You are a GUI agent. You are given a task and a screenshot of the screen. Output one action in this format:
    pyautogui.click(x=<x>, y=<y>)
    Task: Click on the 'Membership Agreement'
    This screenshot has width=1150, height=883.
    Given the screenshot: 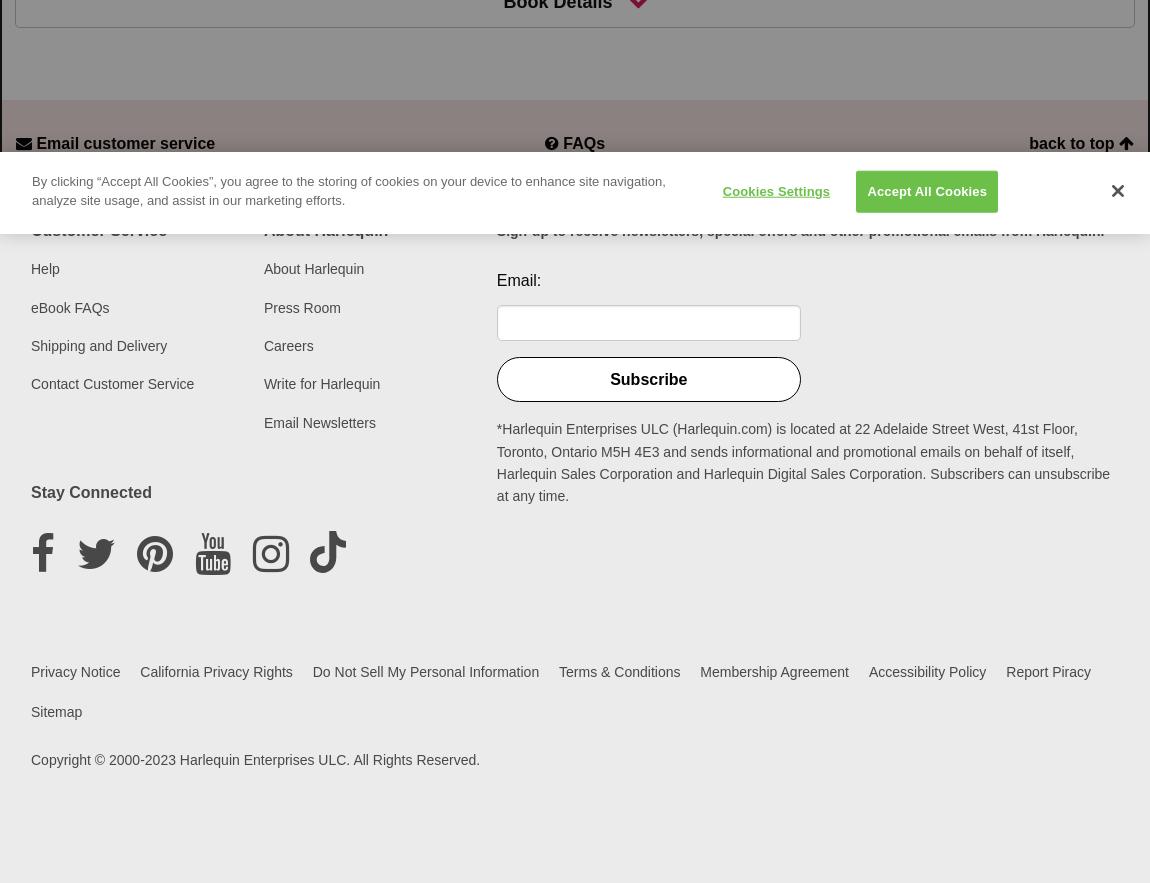 What is the action you would take?
    pyautogui.click(x=773, y=669)
    